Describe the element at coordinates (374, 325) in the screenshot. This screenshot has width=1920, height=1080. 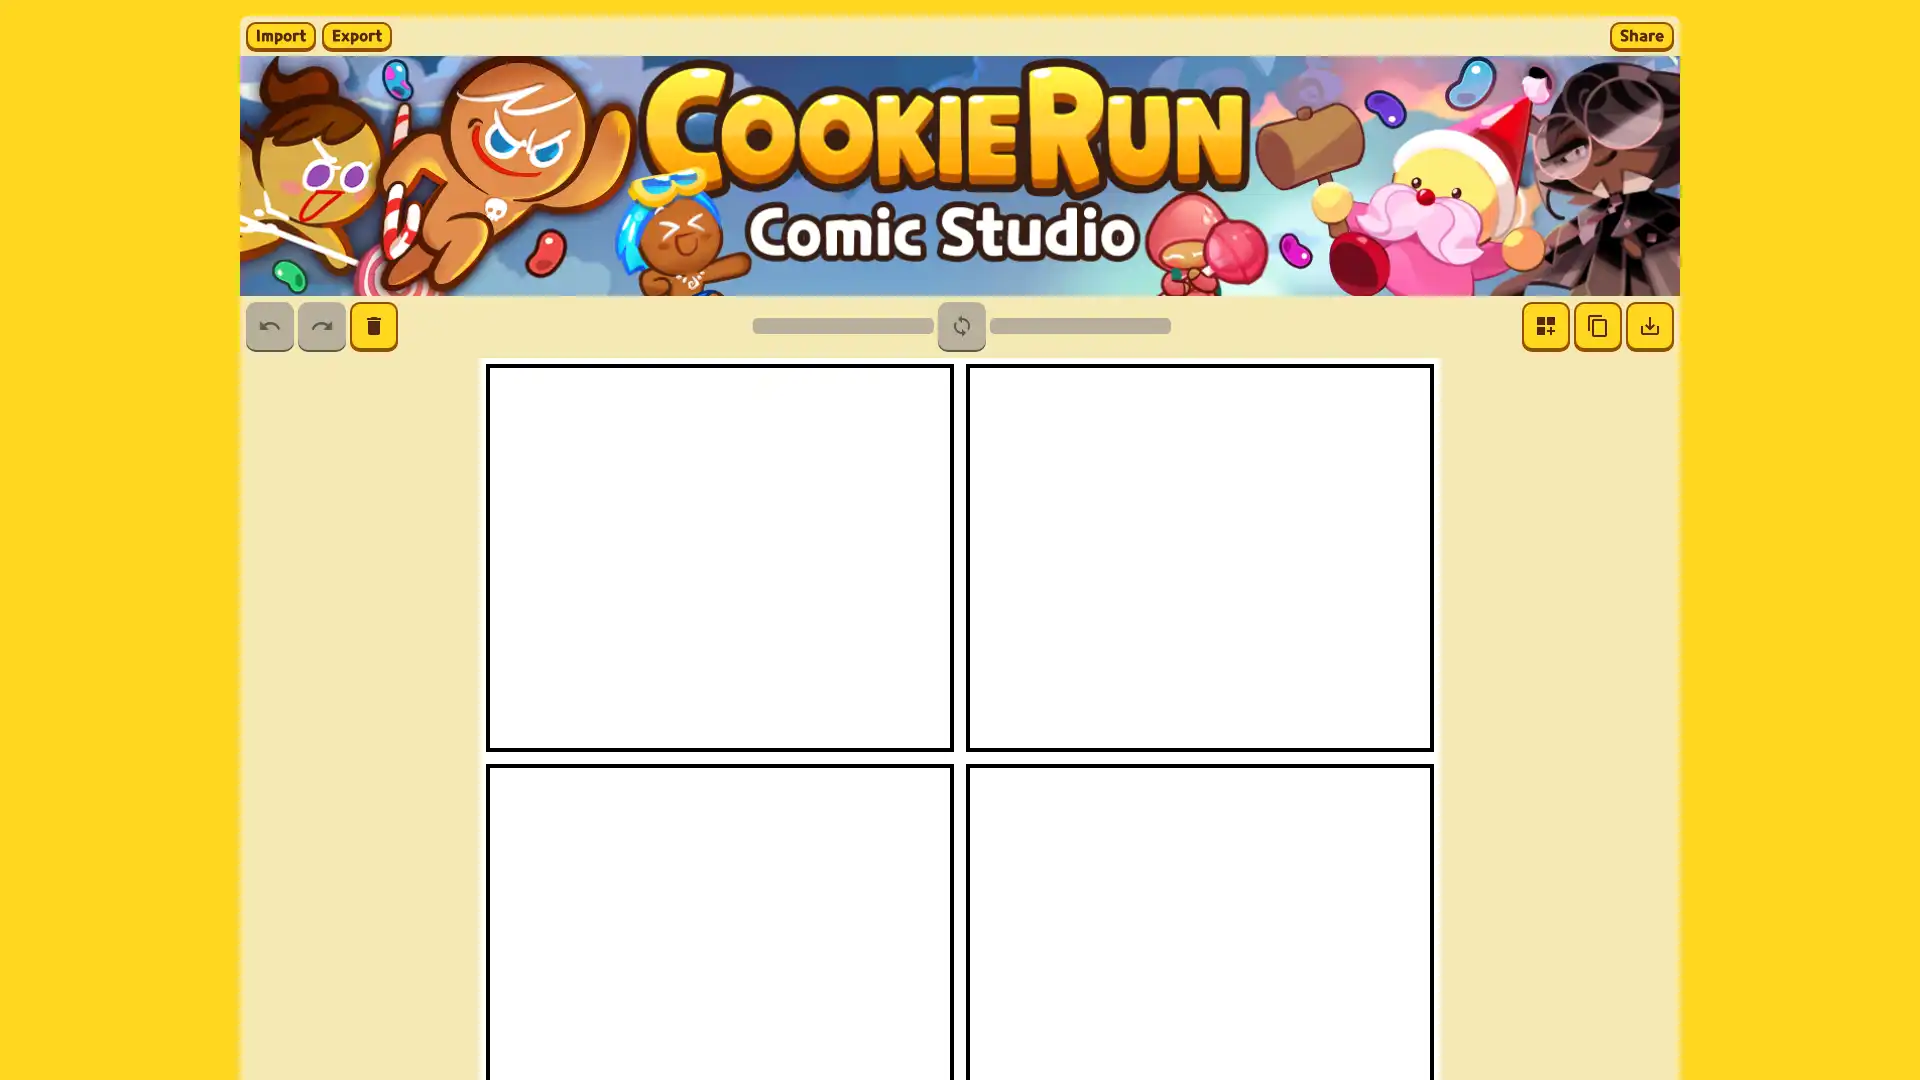
I see `delete` at that location.